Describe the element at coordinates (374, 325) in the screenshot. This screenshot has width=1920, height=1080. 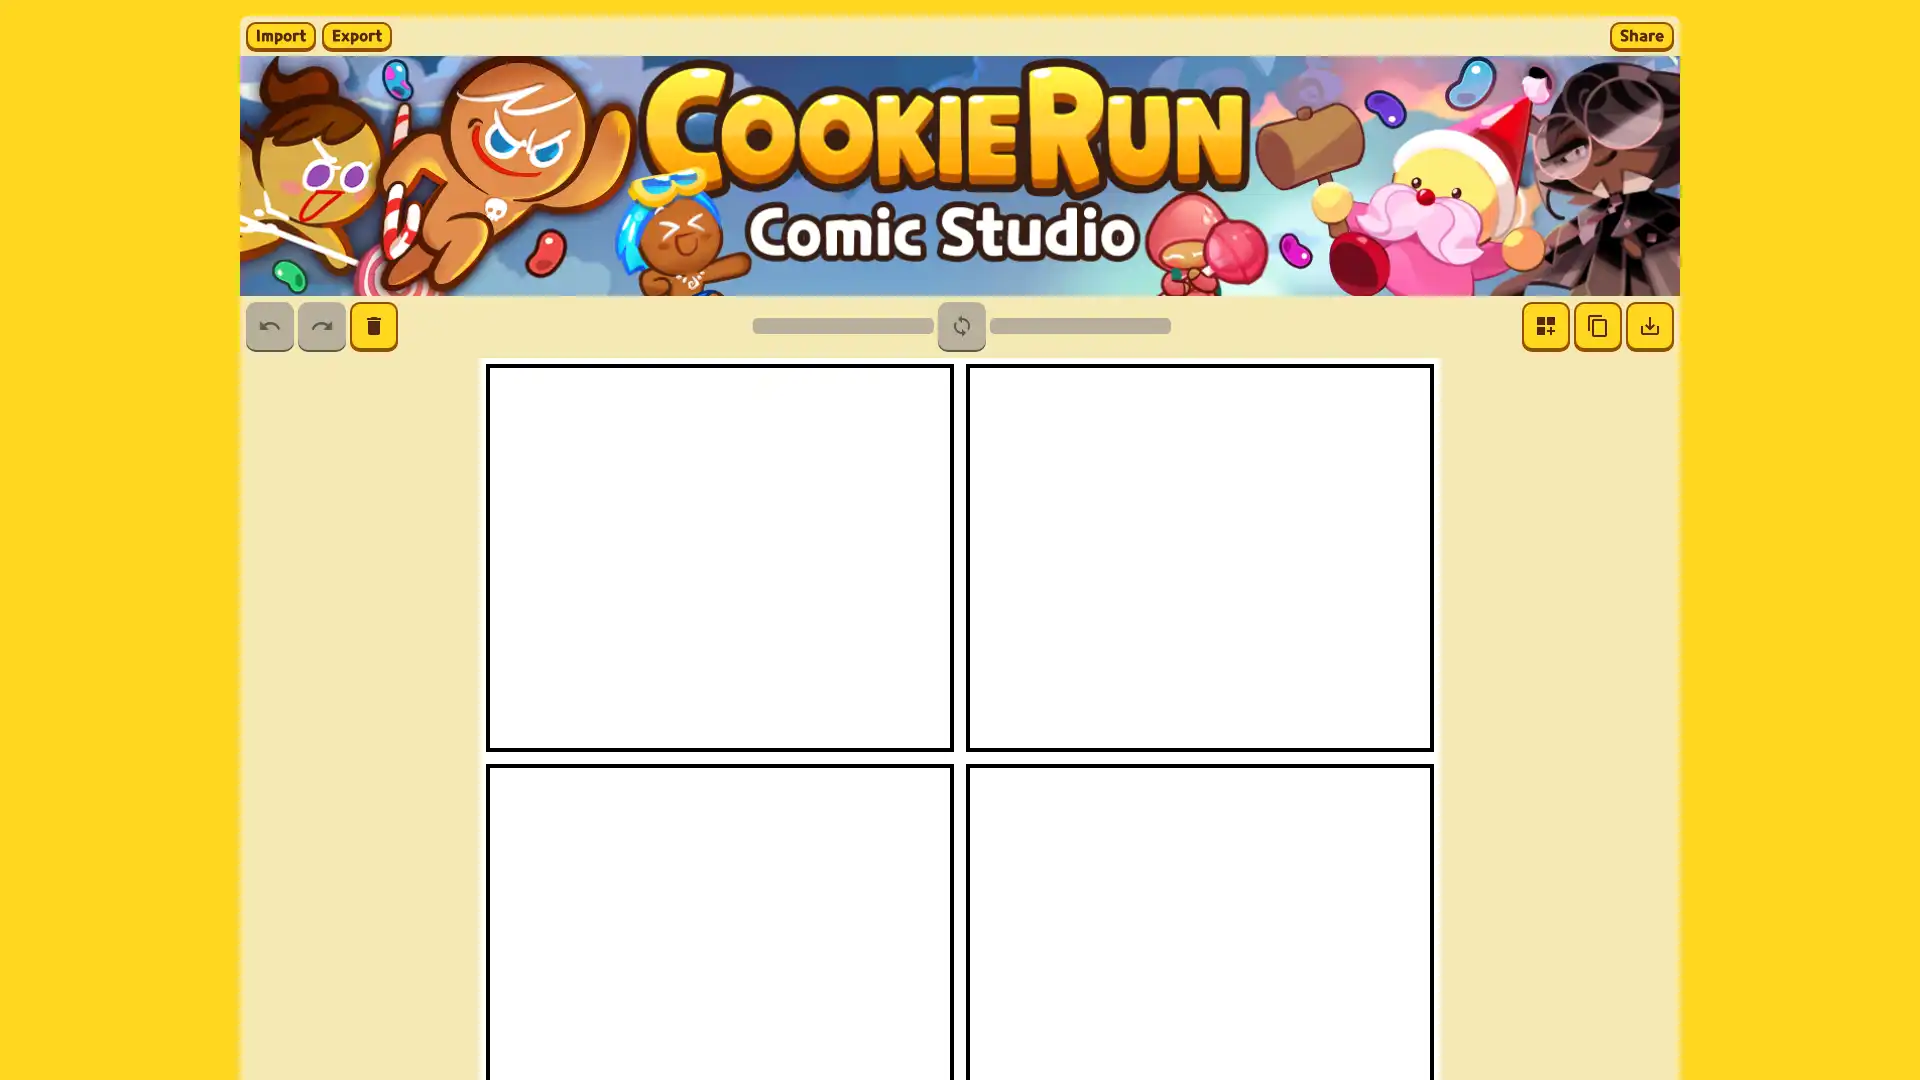
I see `delete` at that location.